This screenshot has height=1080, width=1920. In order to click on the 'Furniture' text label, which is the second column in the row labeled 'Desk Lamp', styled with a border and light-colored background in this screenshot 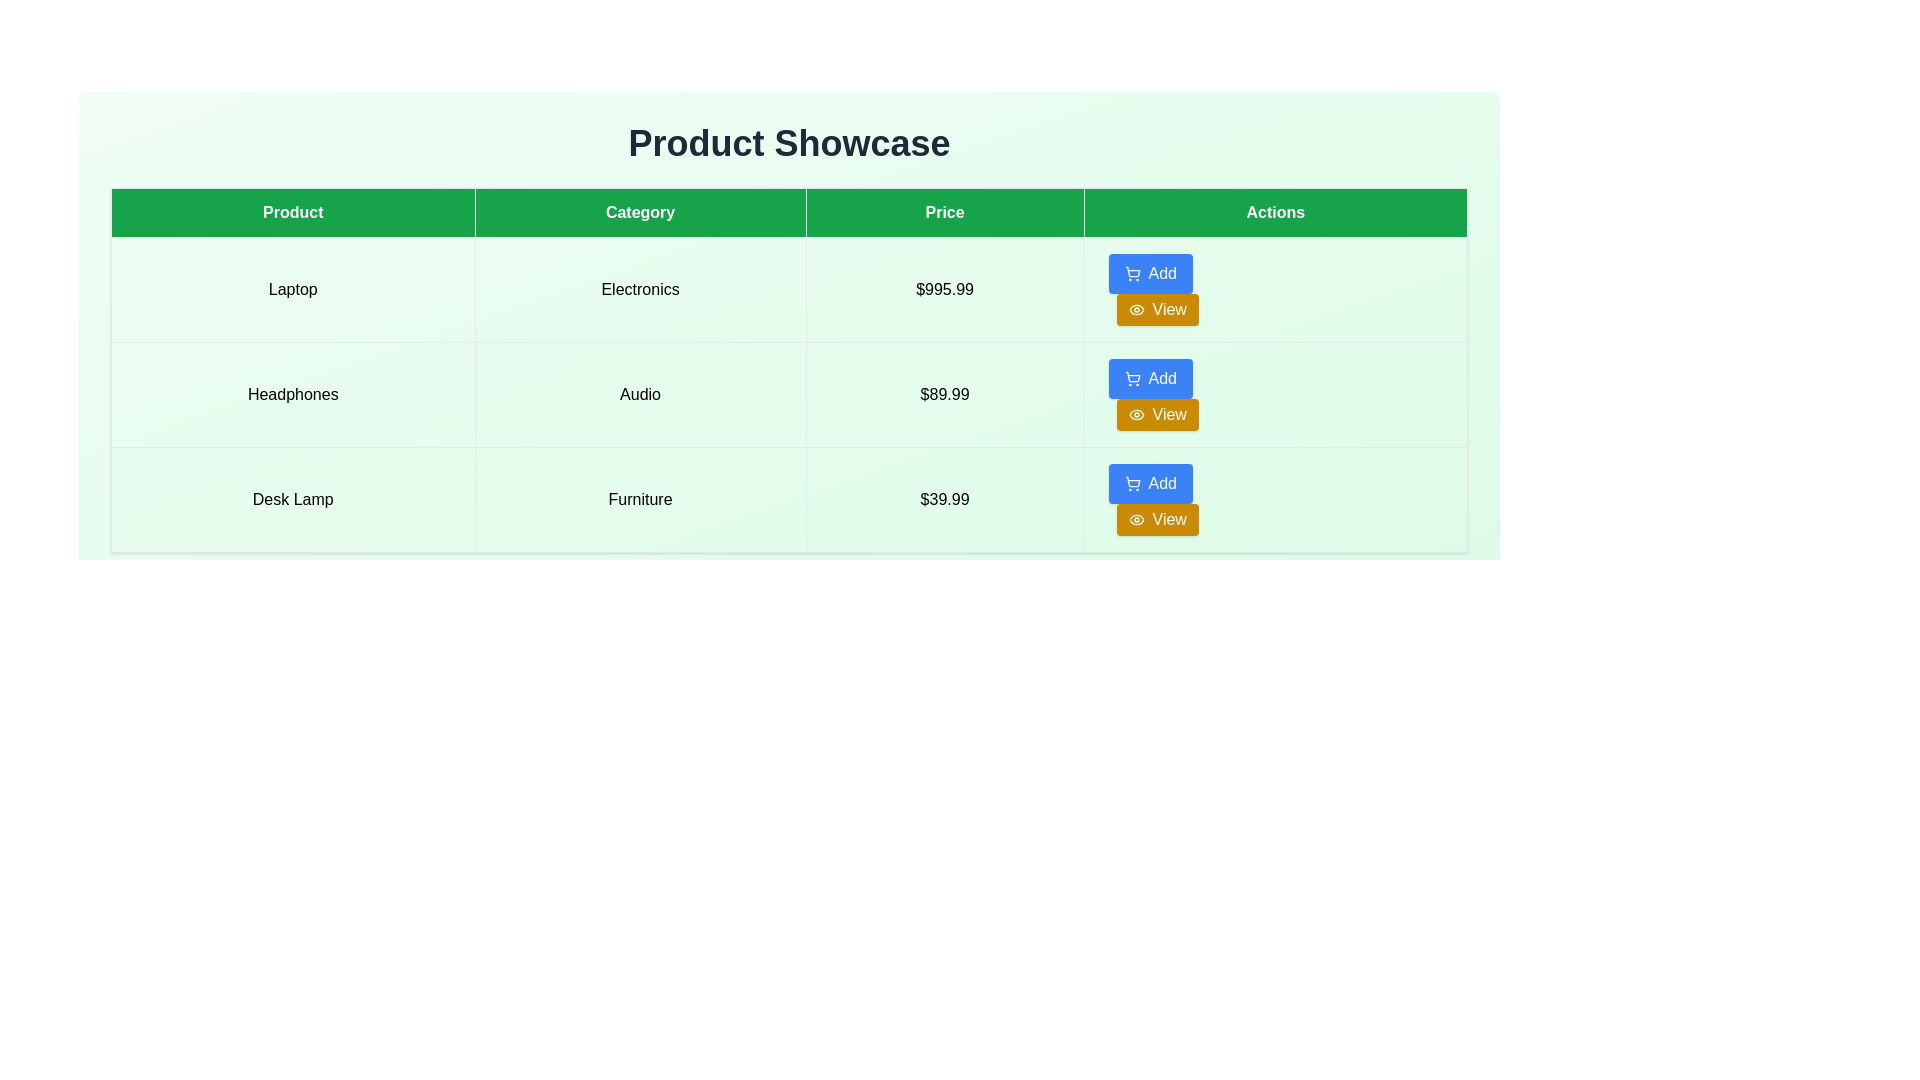, I will do `click(640, 499)`.